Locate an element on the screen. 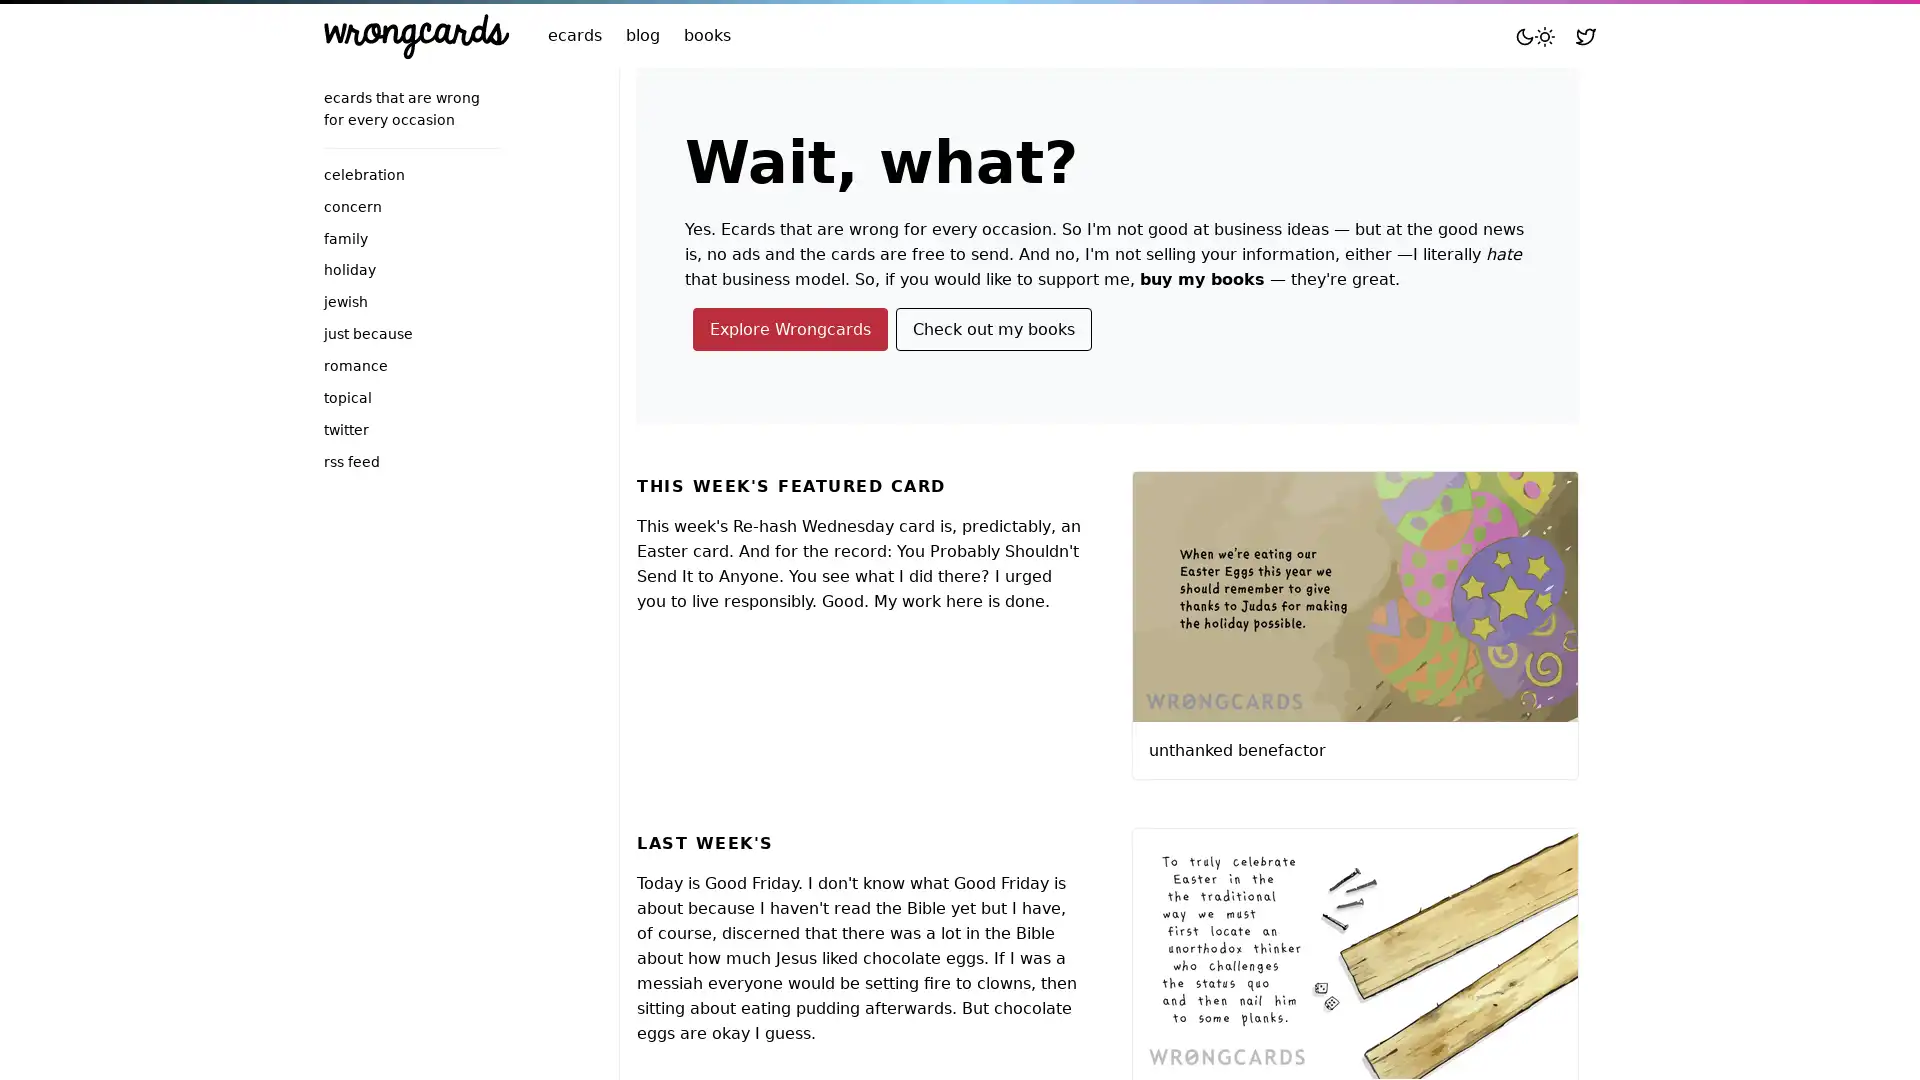  Toggle mode is located at coordinates (1534, 35).